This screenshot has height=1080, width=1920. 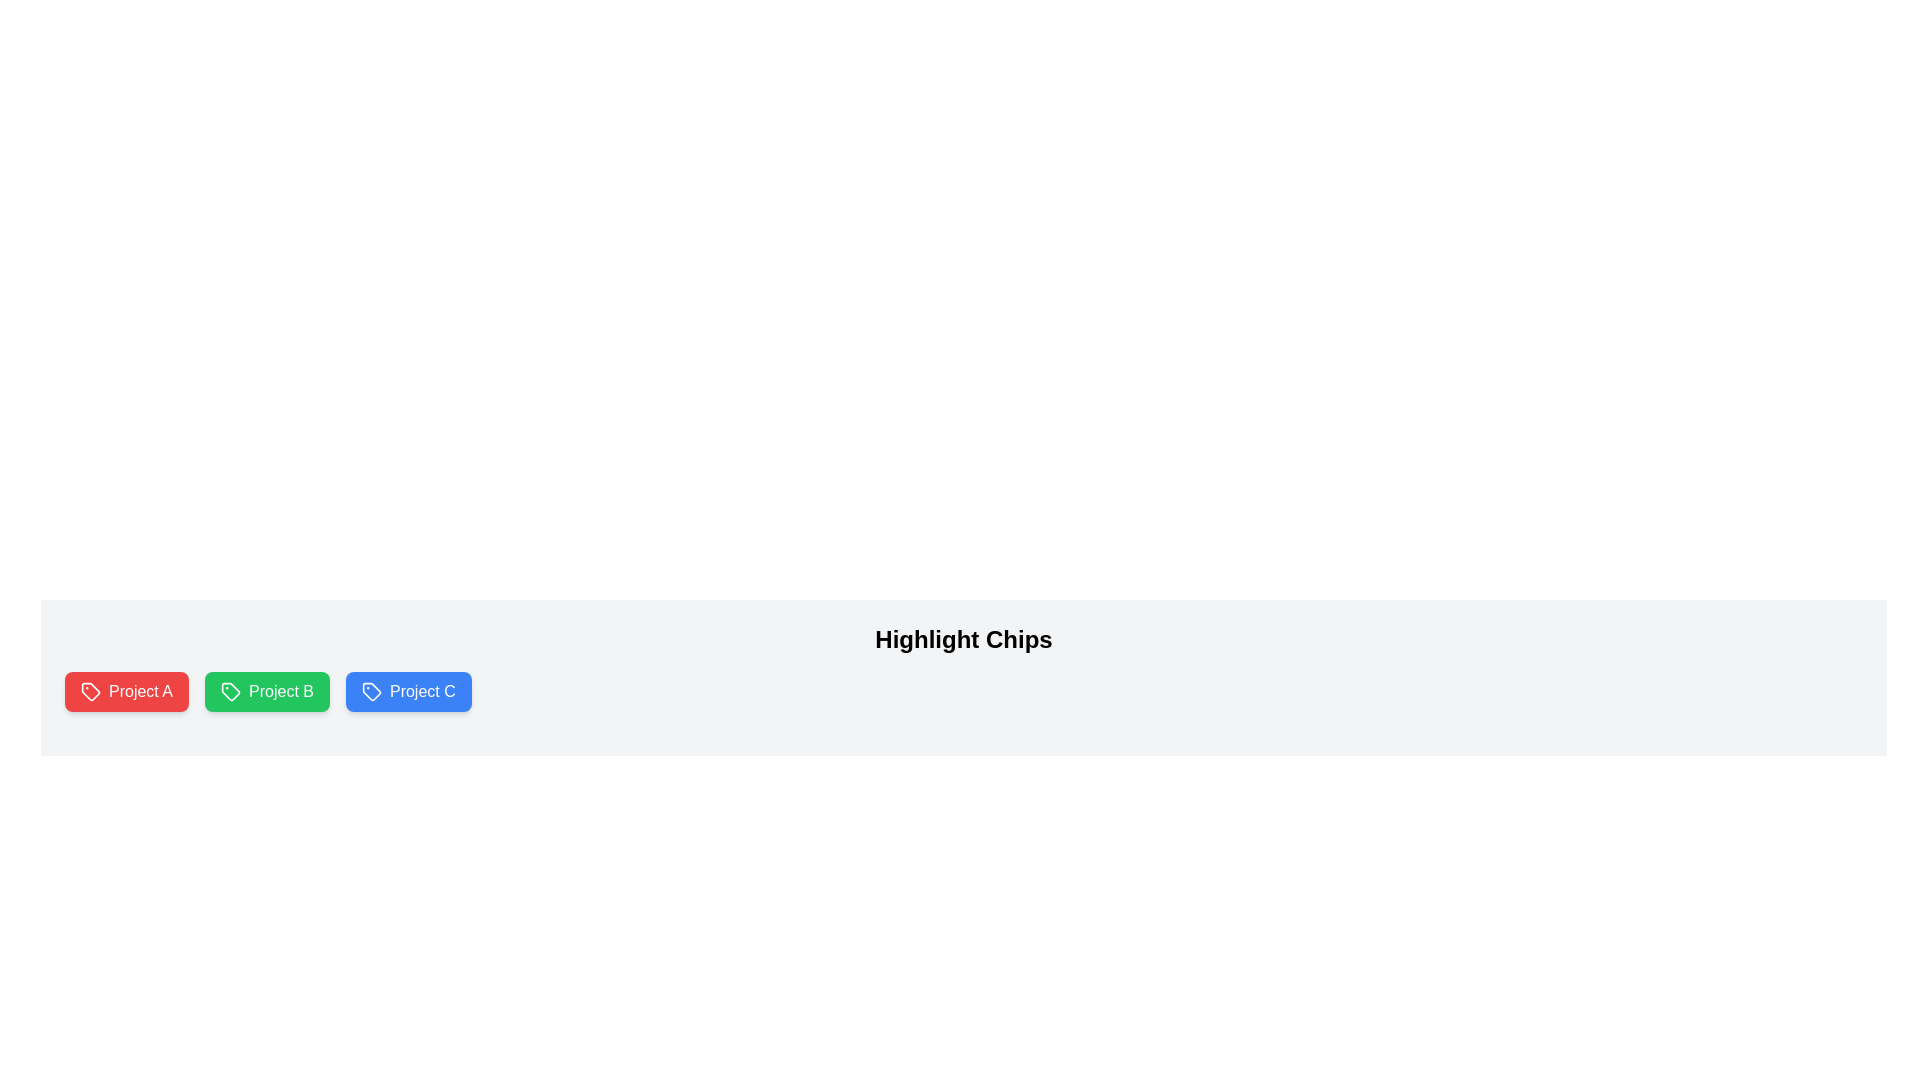 What do you see at coordinates (125, 690) in the screenshot?
I see `the chip labeled Project A` at bounding box center [125, 690].